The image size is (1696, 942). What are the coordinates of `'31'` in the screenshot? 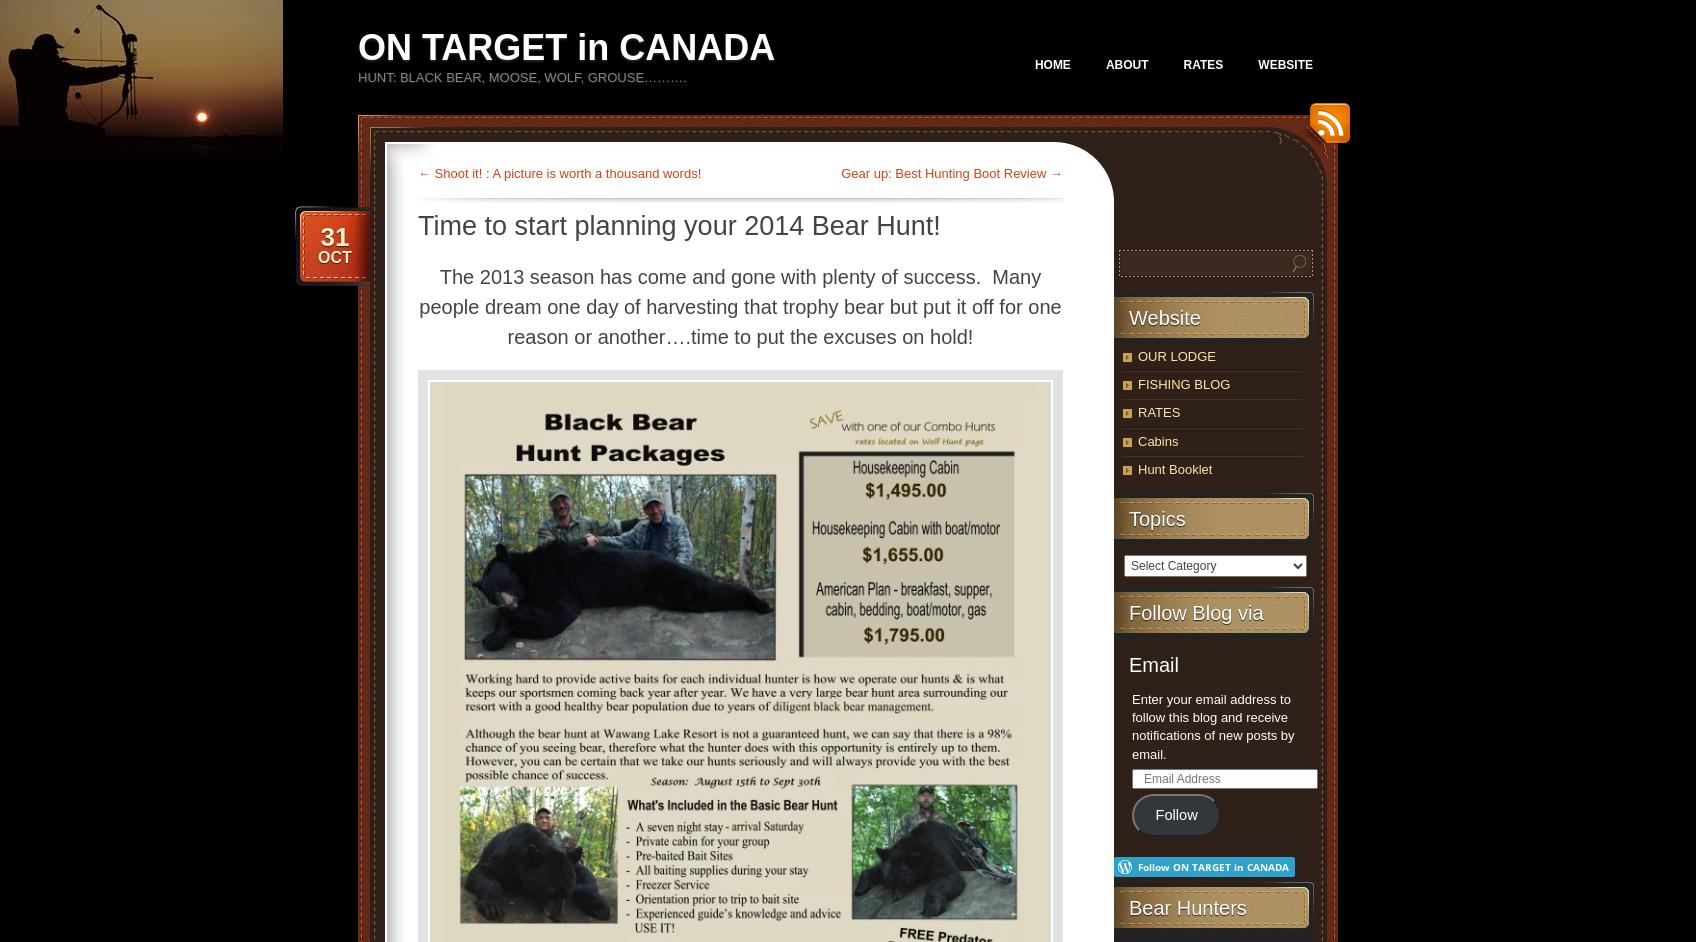 It's located at (334, 236).